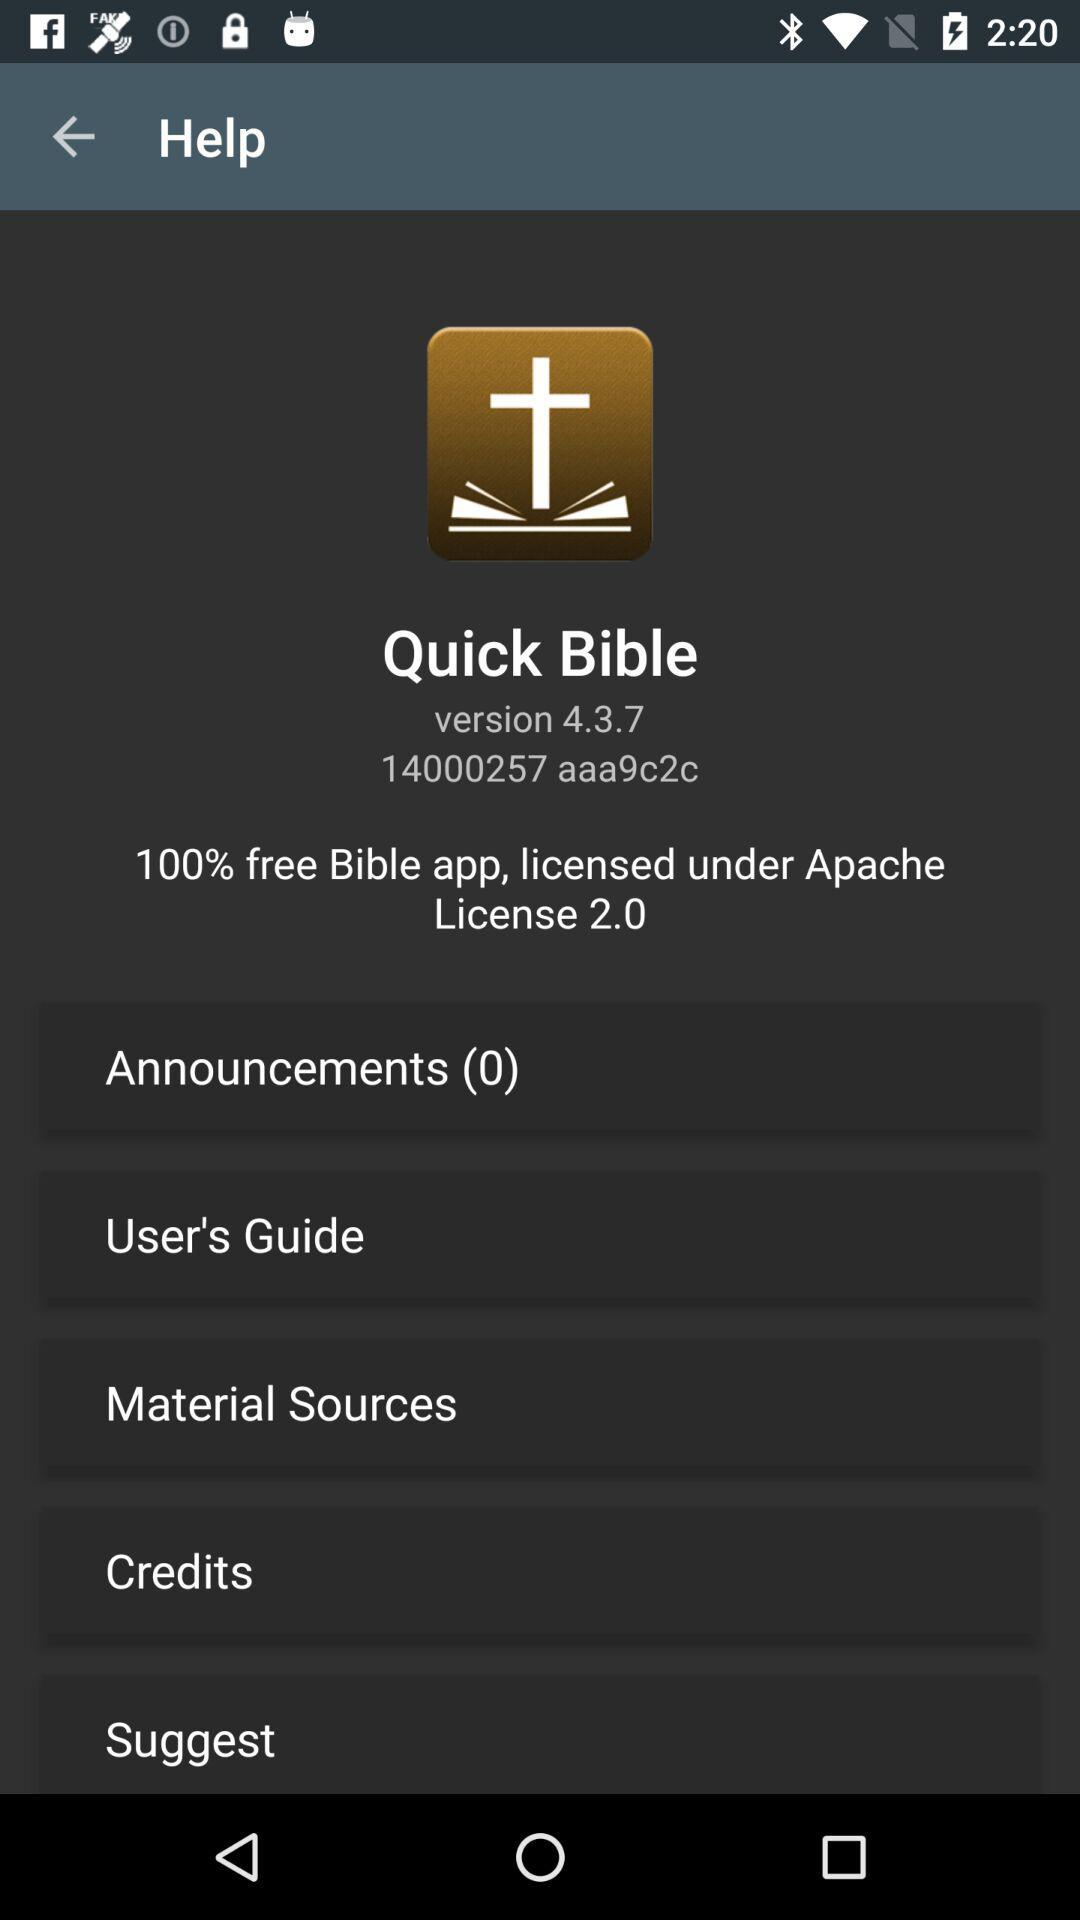 The width and height of the screenshot is (1080, 1920). Describe the element at coordinates (540, 886) in the screenshot. I see `the 100 free bible icon` at that location.